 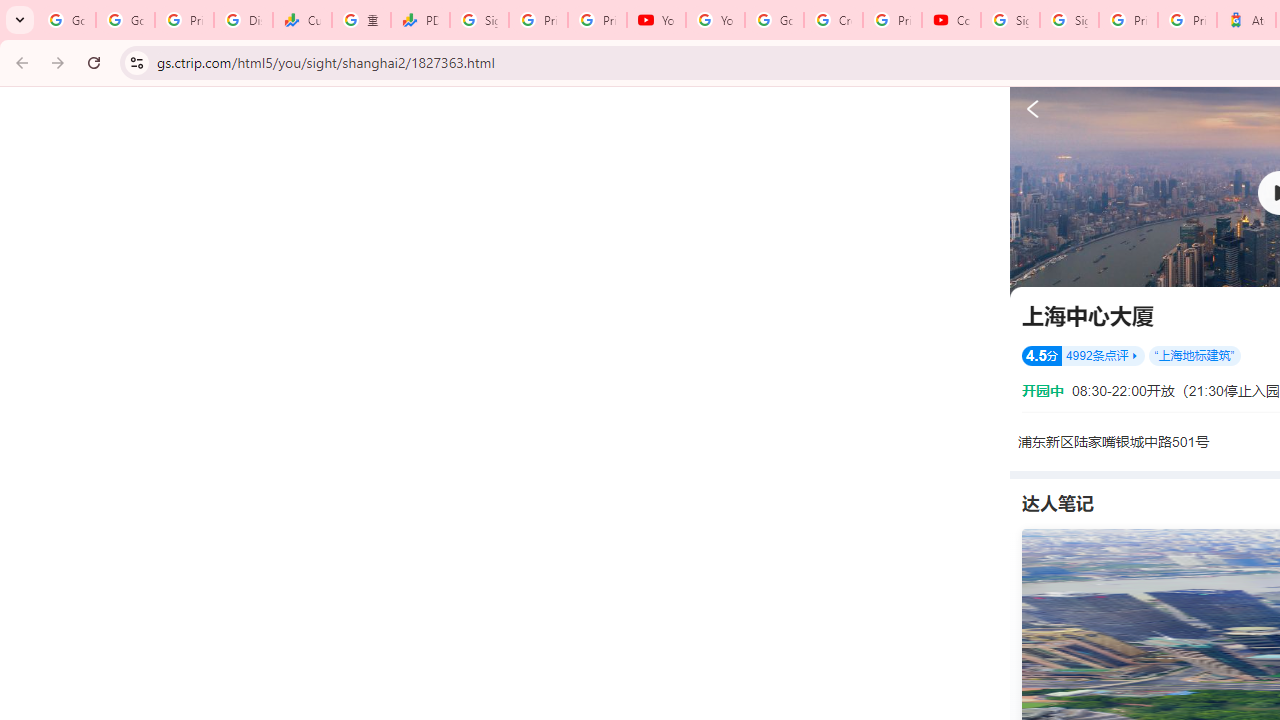 I want to click on 'YouTube', so click(x=715, y=20).